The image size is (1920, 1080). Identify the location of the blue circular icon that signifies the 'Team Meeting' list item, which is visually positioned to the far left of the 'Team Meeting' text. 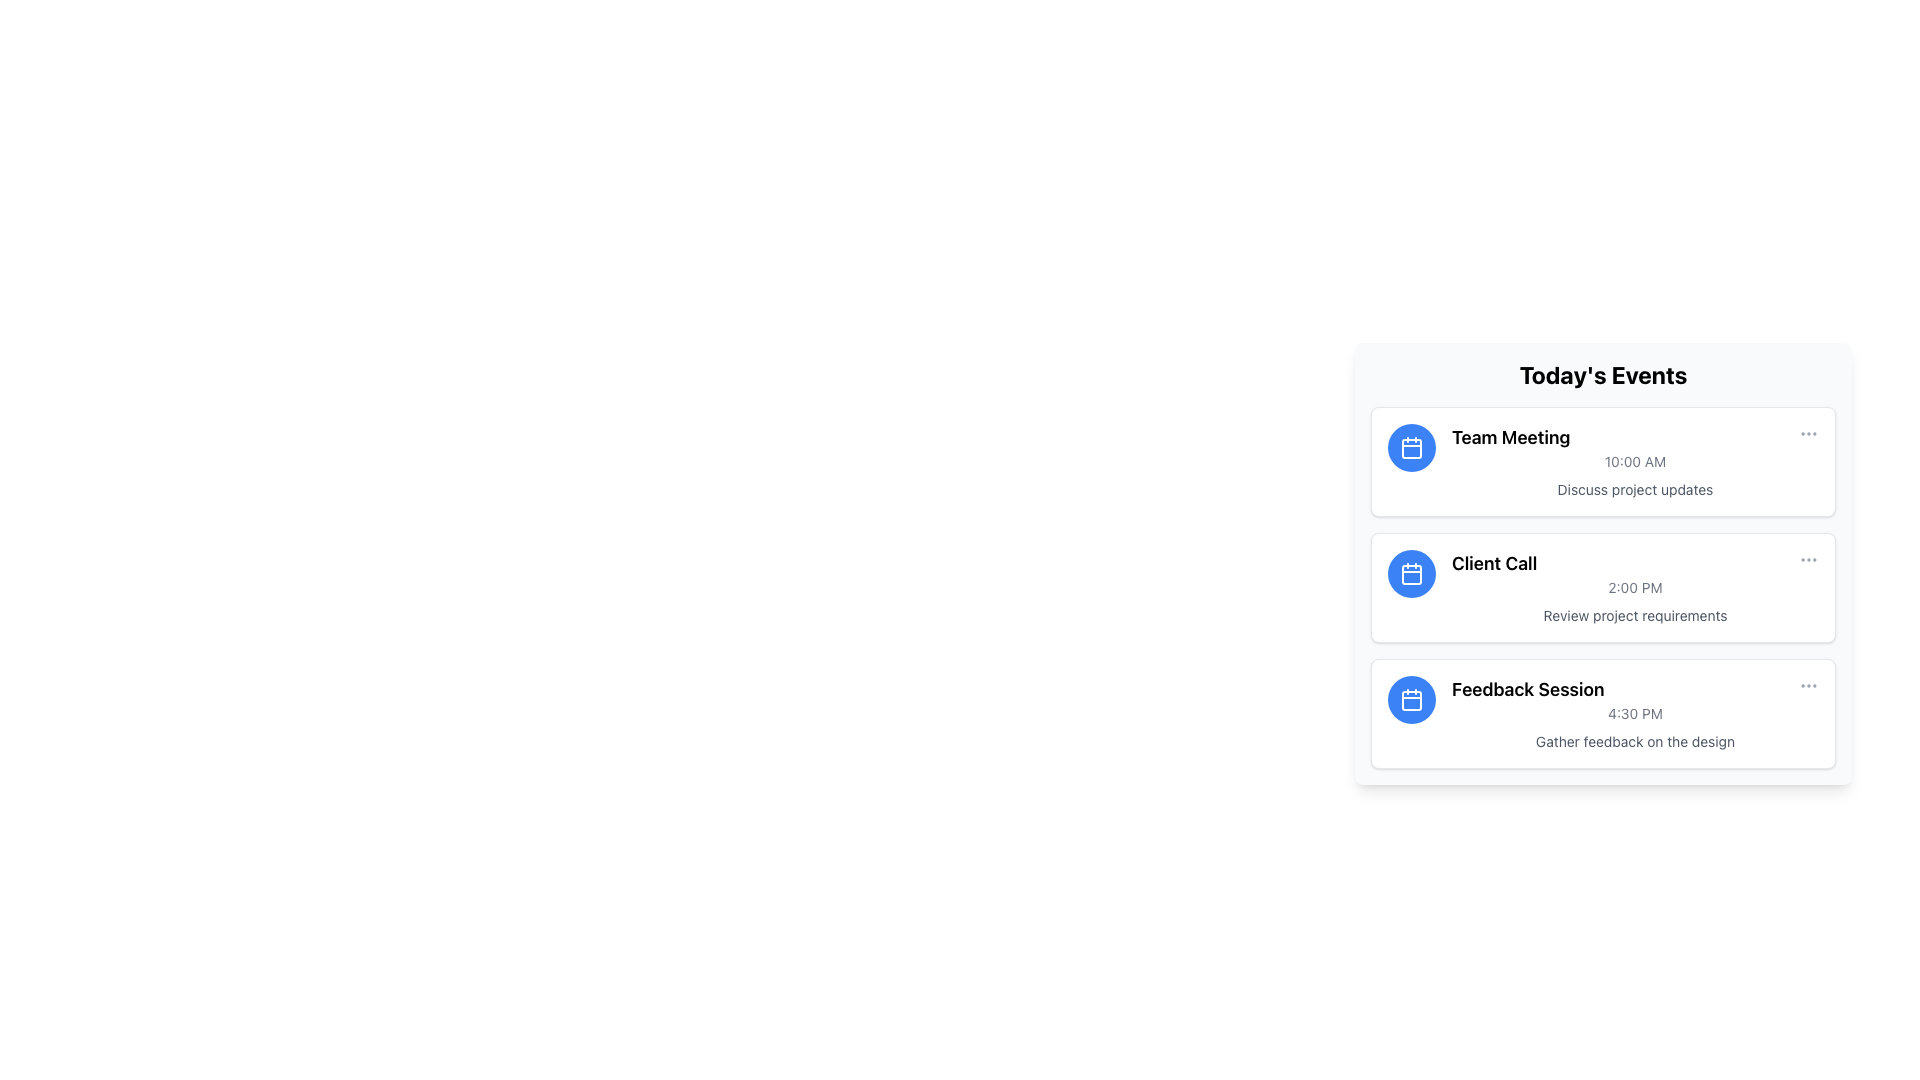
(1410, 446).